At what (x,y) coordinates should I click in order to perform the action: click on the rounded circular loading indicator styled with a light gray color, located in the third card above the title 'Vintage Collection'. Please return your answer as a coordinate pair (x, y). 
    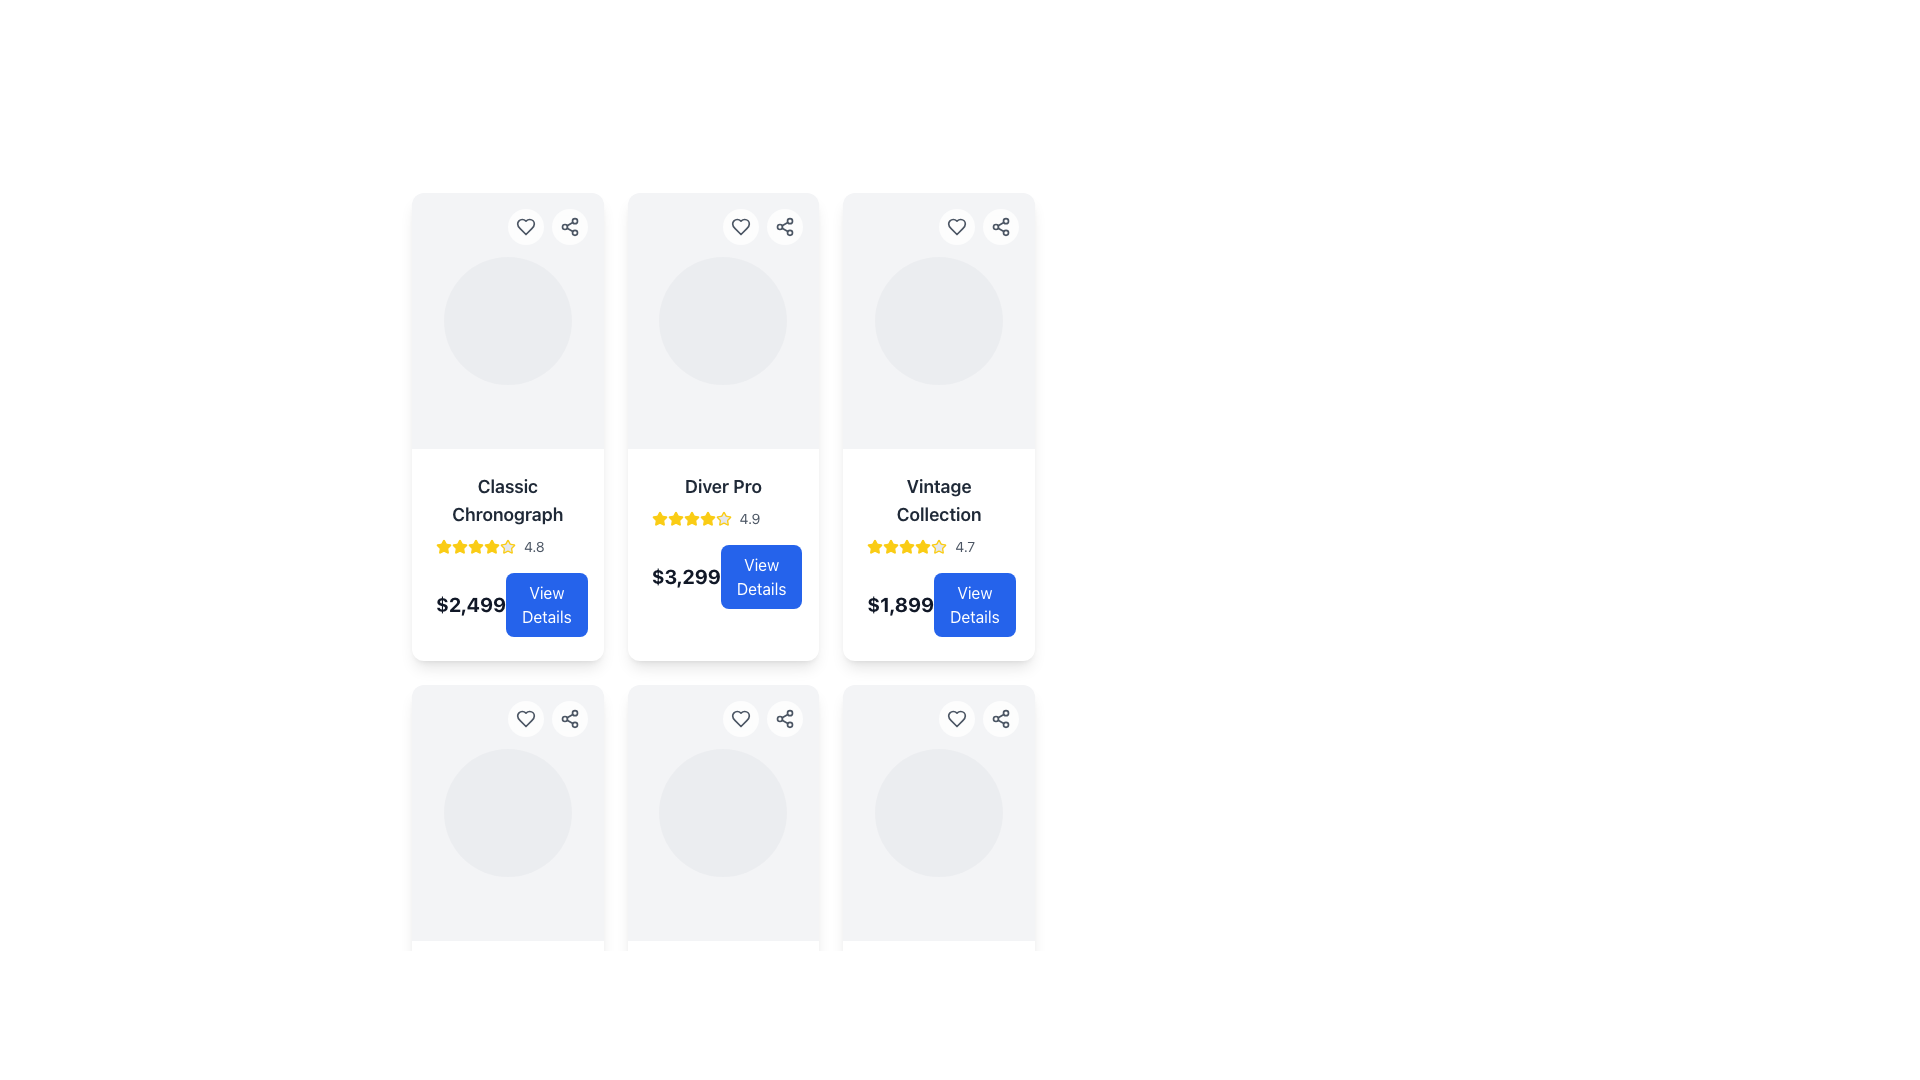
    Looking at the image, I should click on (938, 319).